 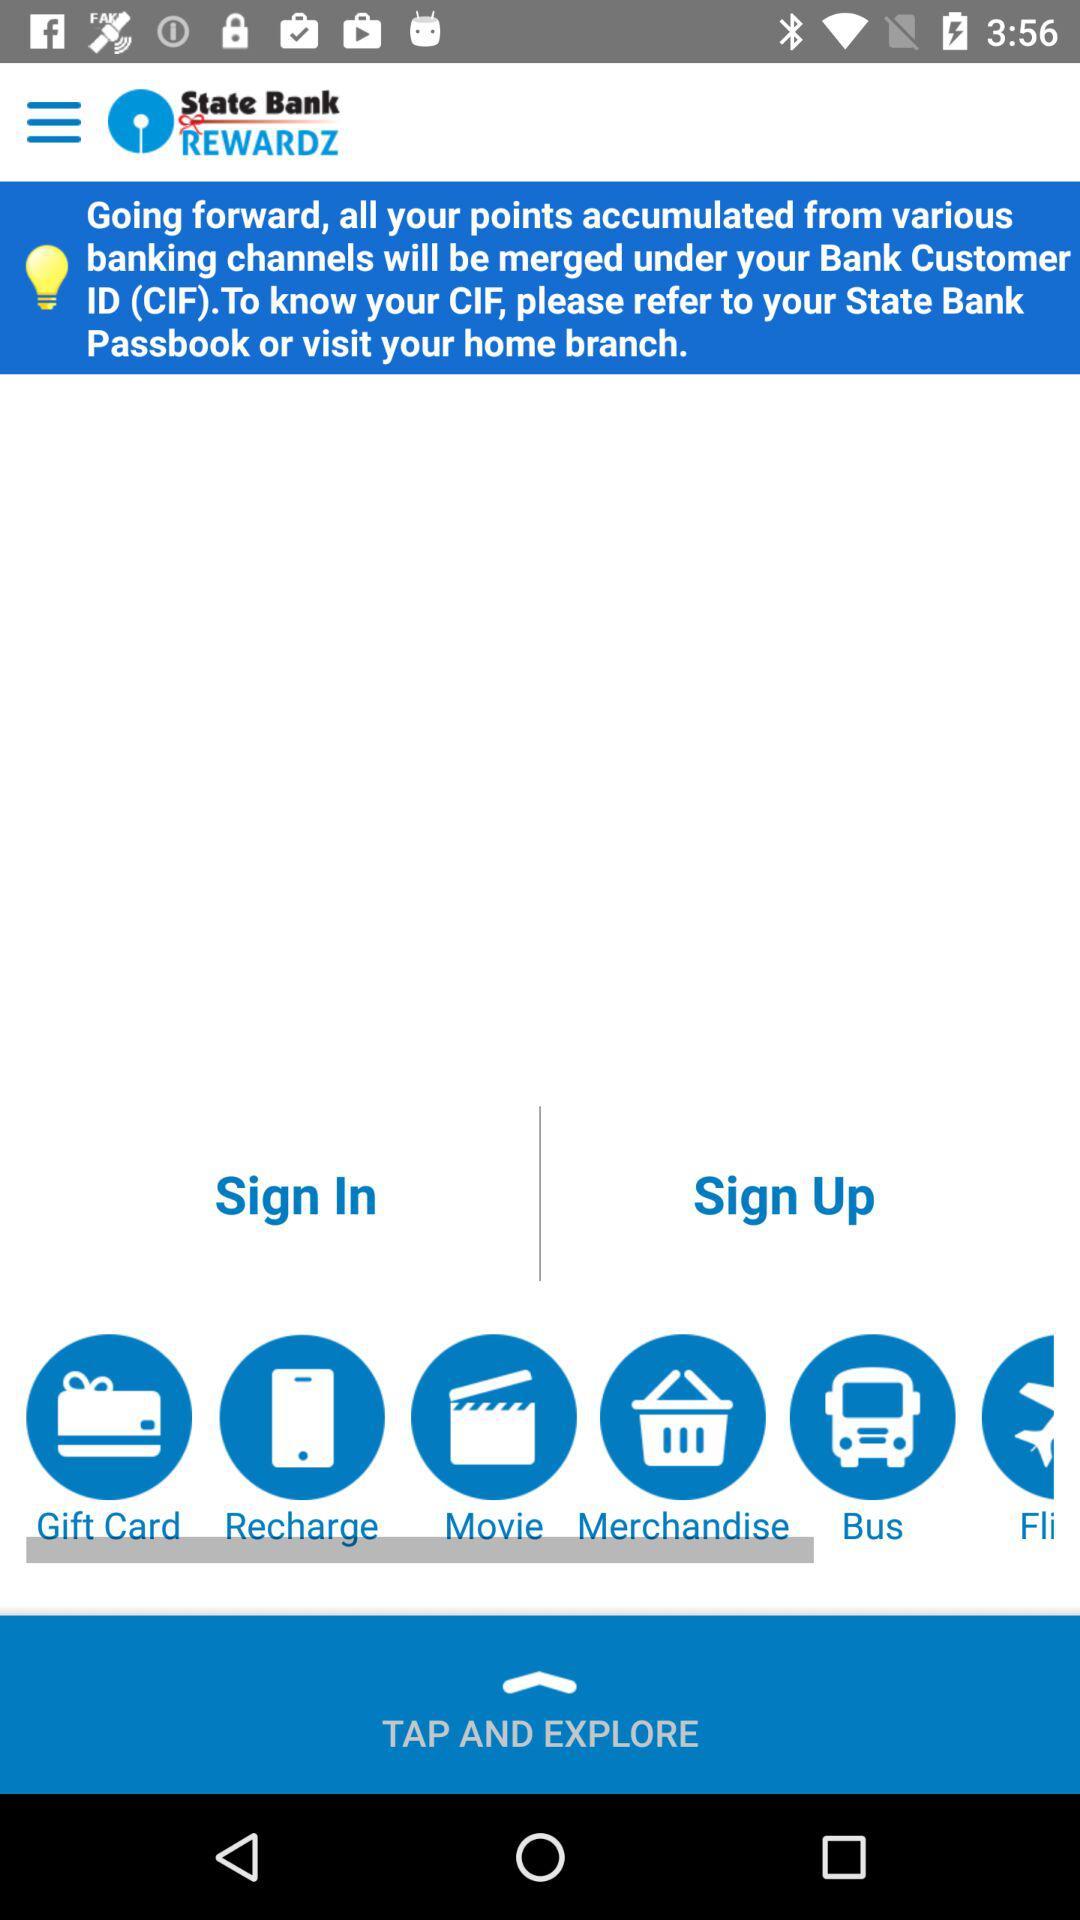 I want to click on icon above movie item, so click(x=783, y=1193).